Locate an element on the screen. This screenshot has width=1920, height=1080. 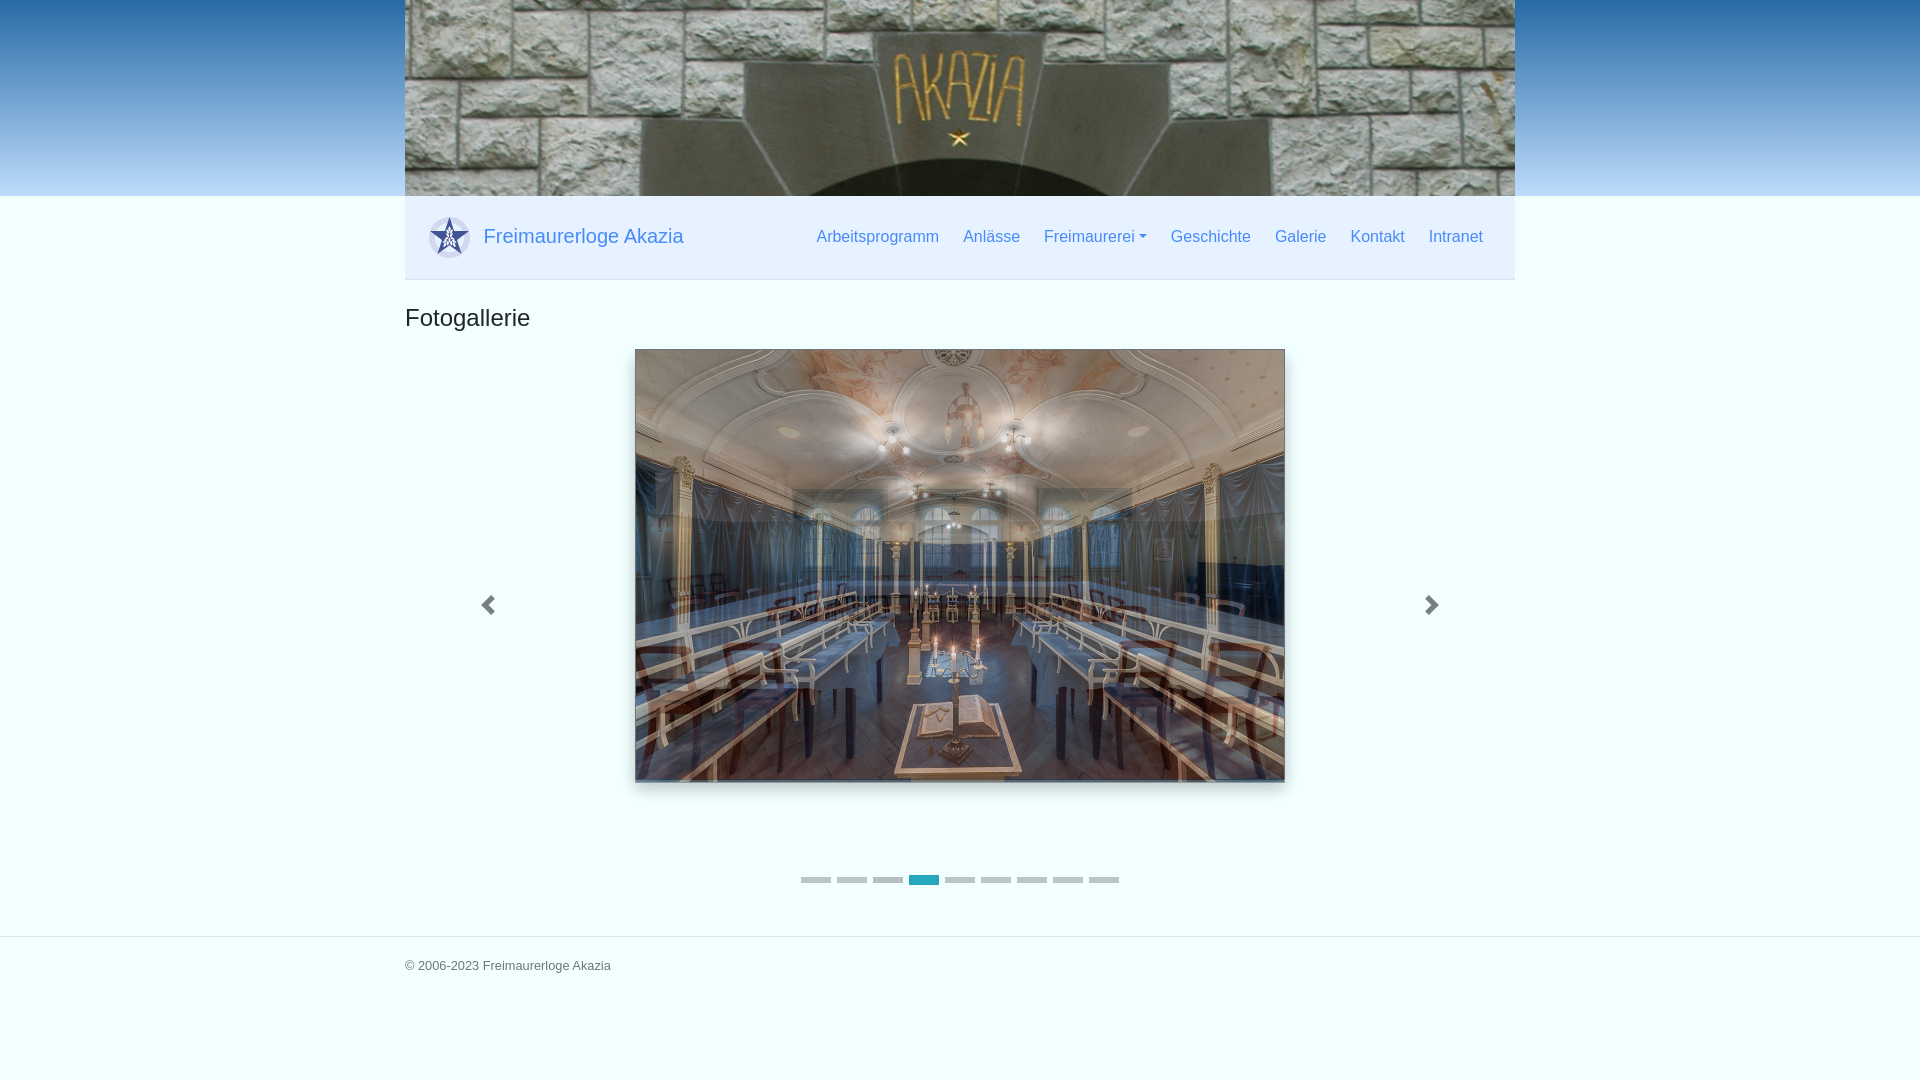
'Freimaurerloge Akazia' is located at coordinates (552, 236).